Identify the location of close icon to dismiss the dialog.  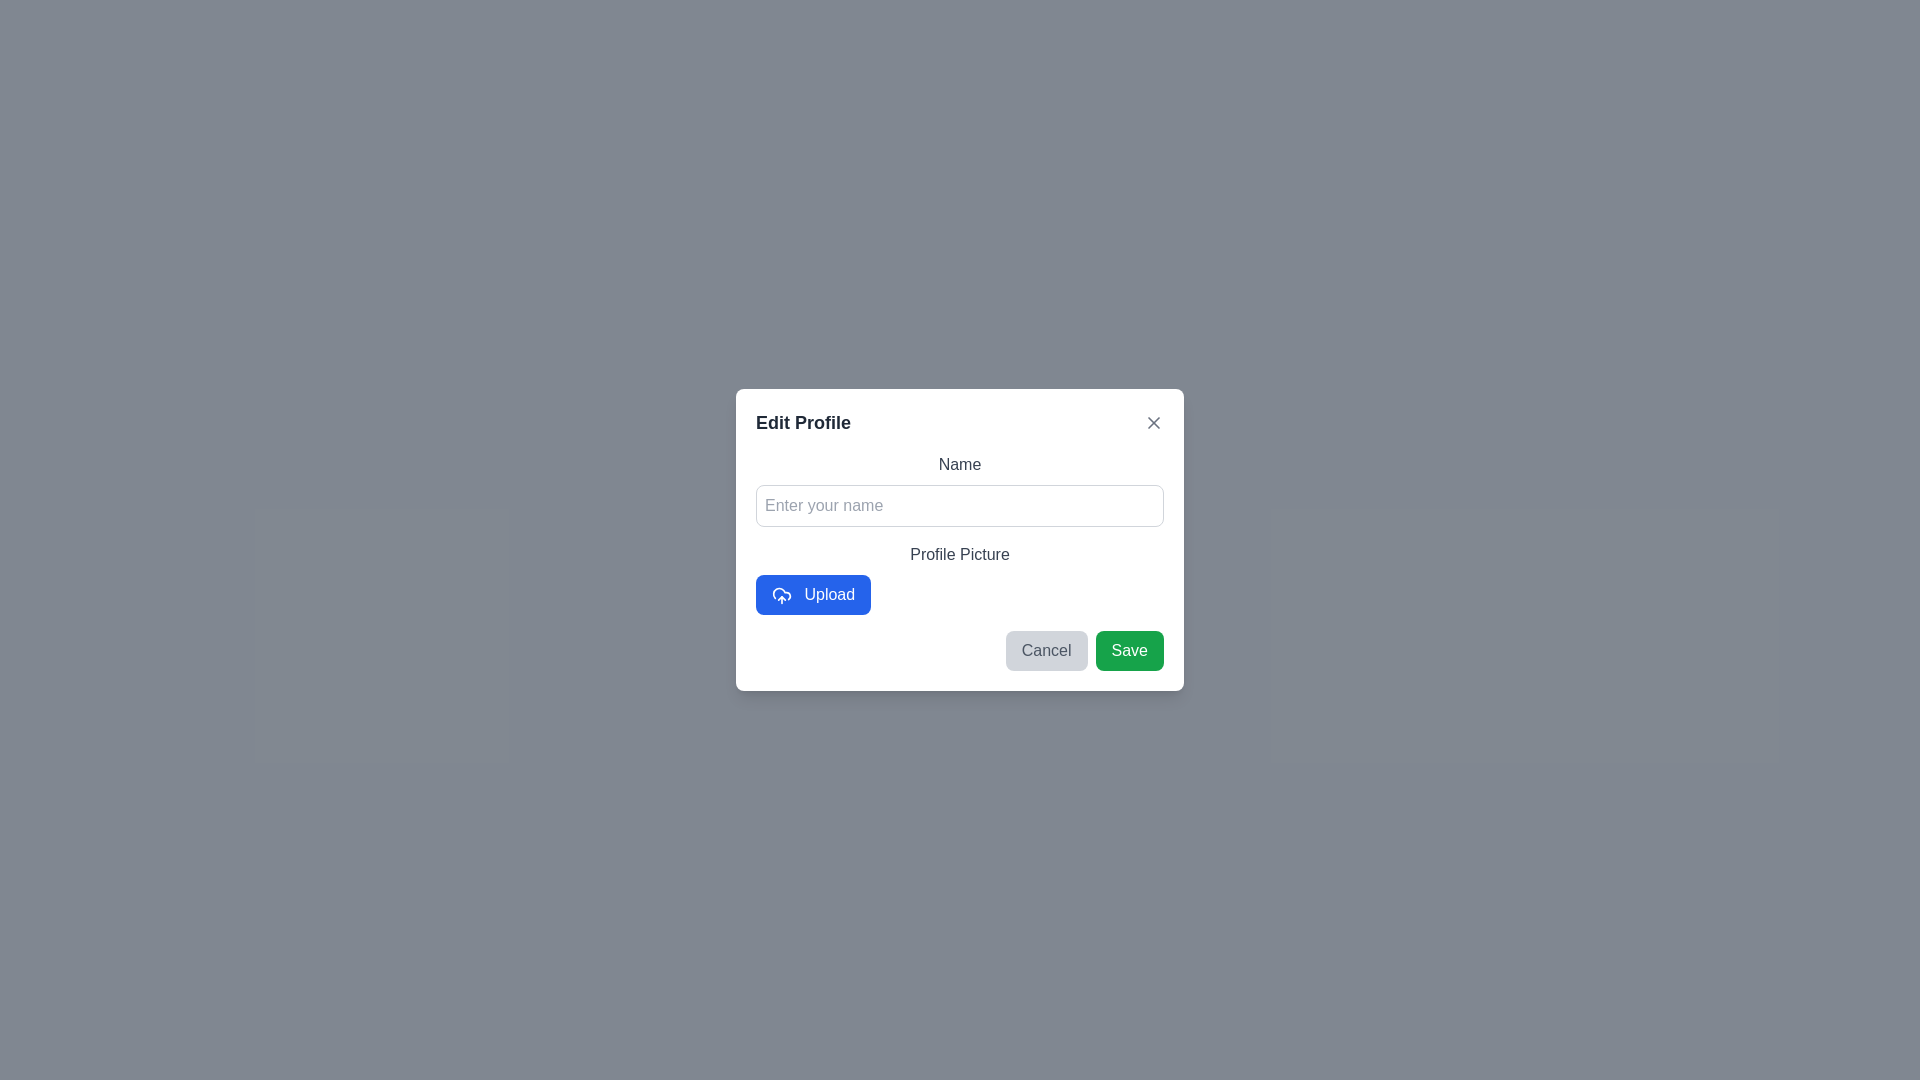
(1153, 422).